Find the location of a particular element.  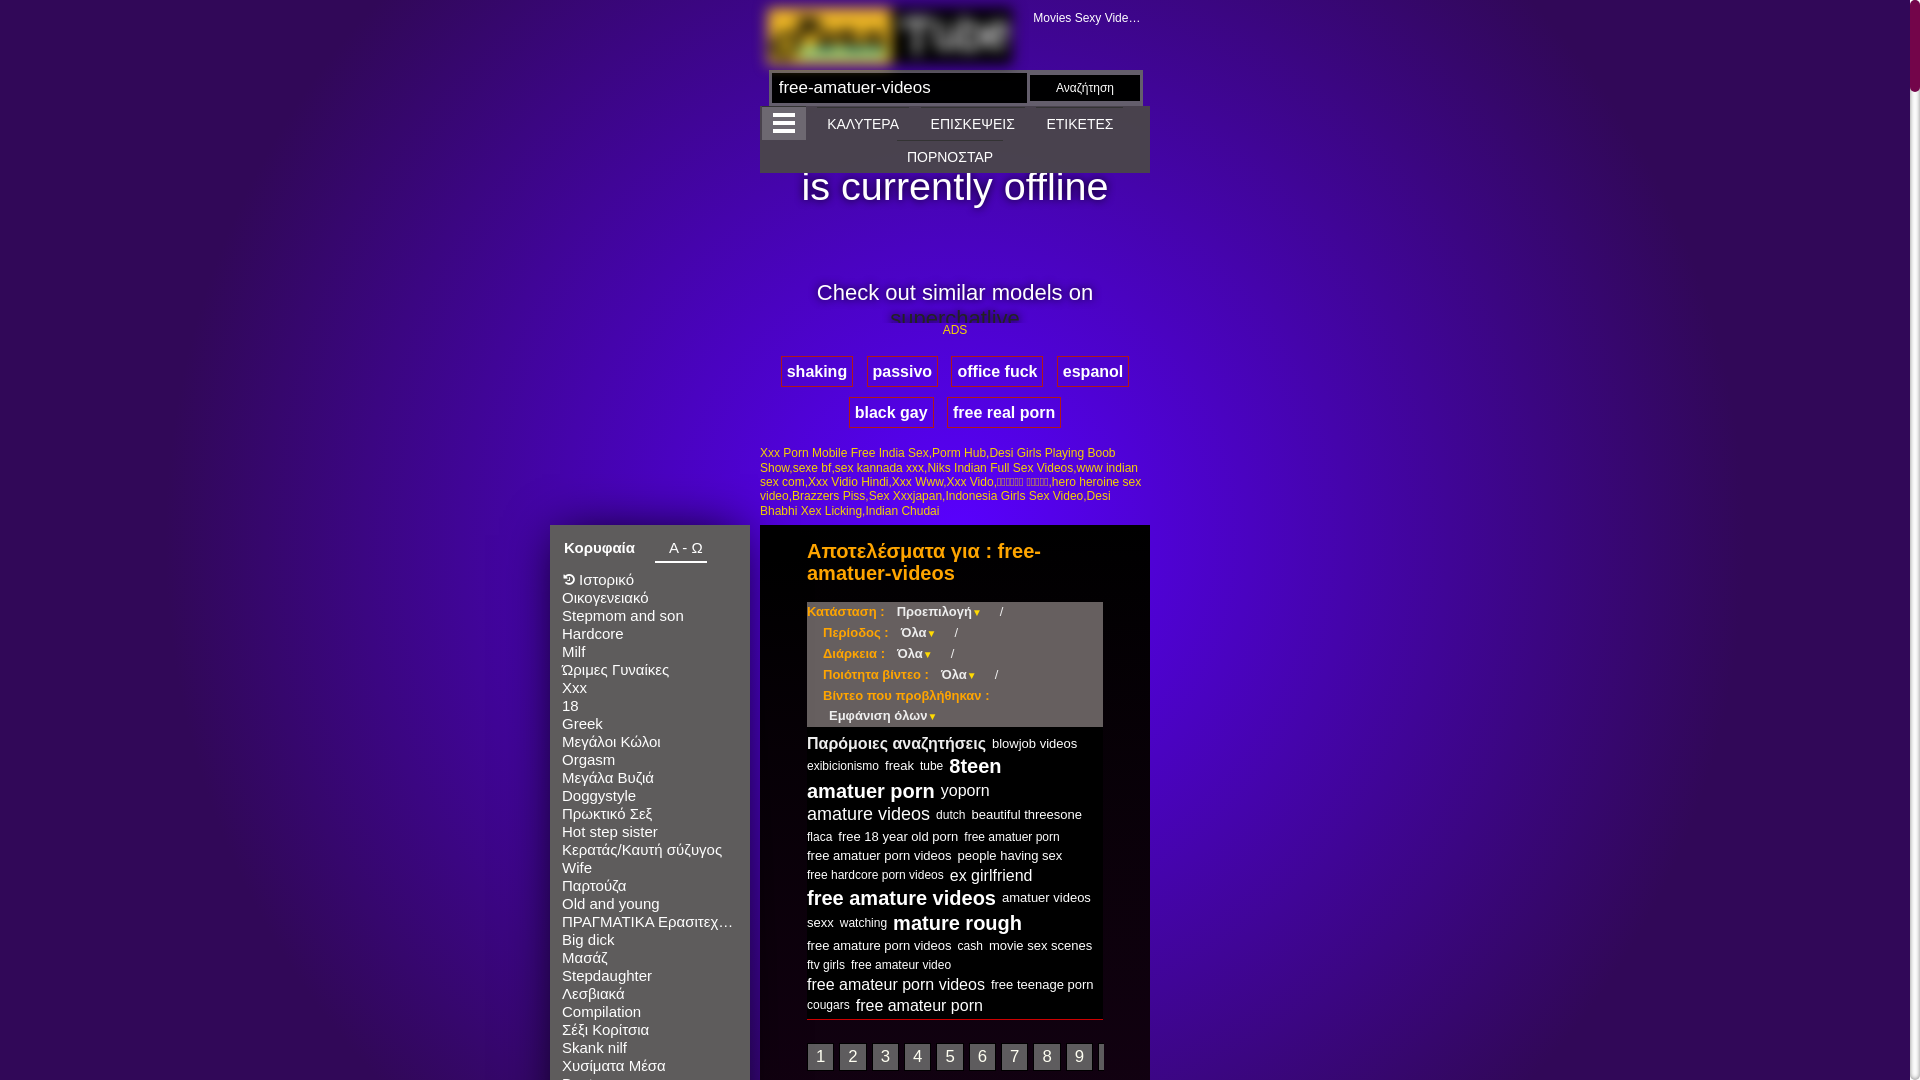

'Hardcore' is located at coordinates (649, 633).